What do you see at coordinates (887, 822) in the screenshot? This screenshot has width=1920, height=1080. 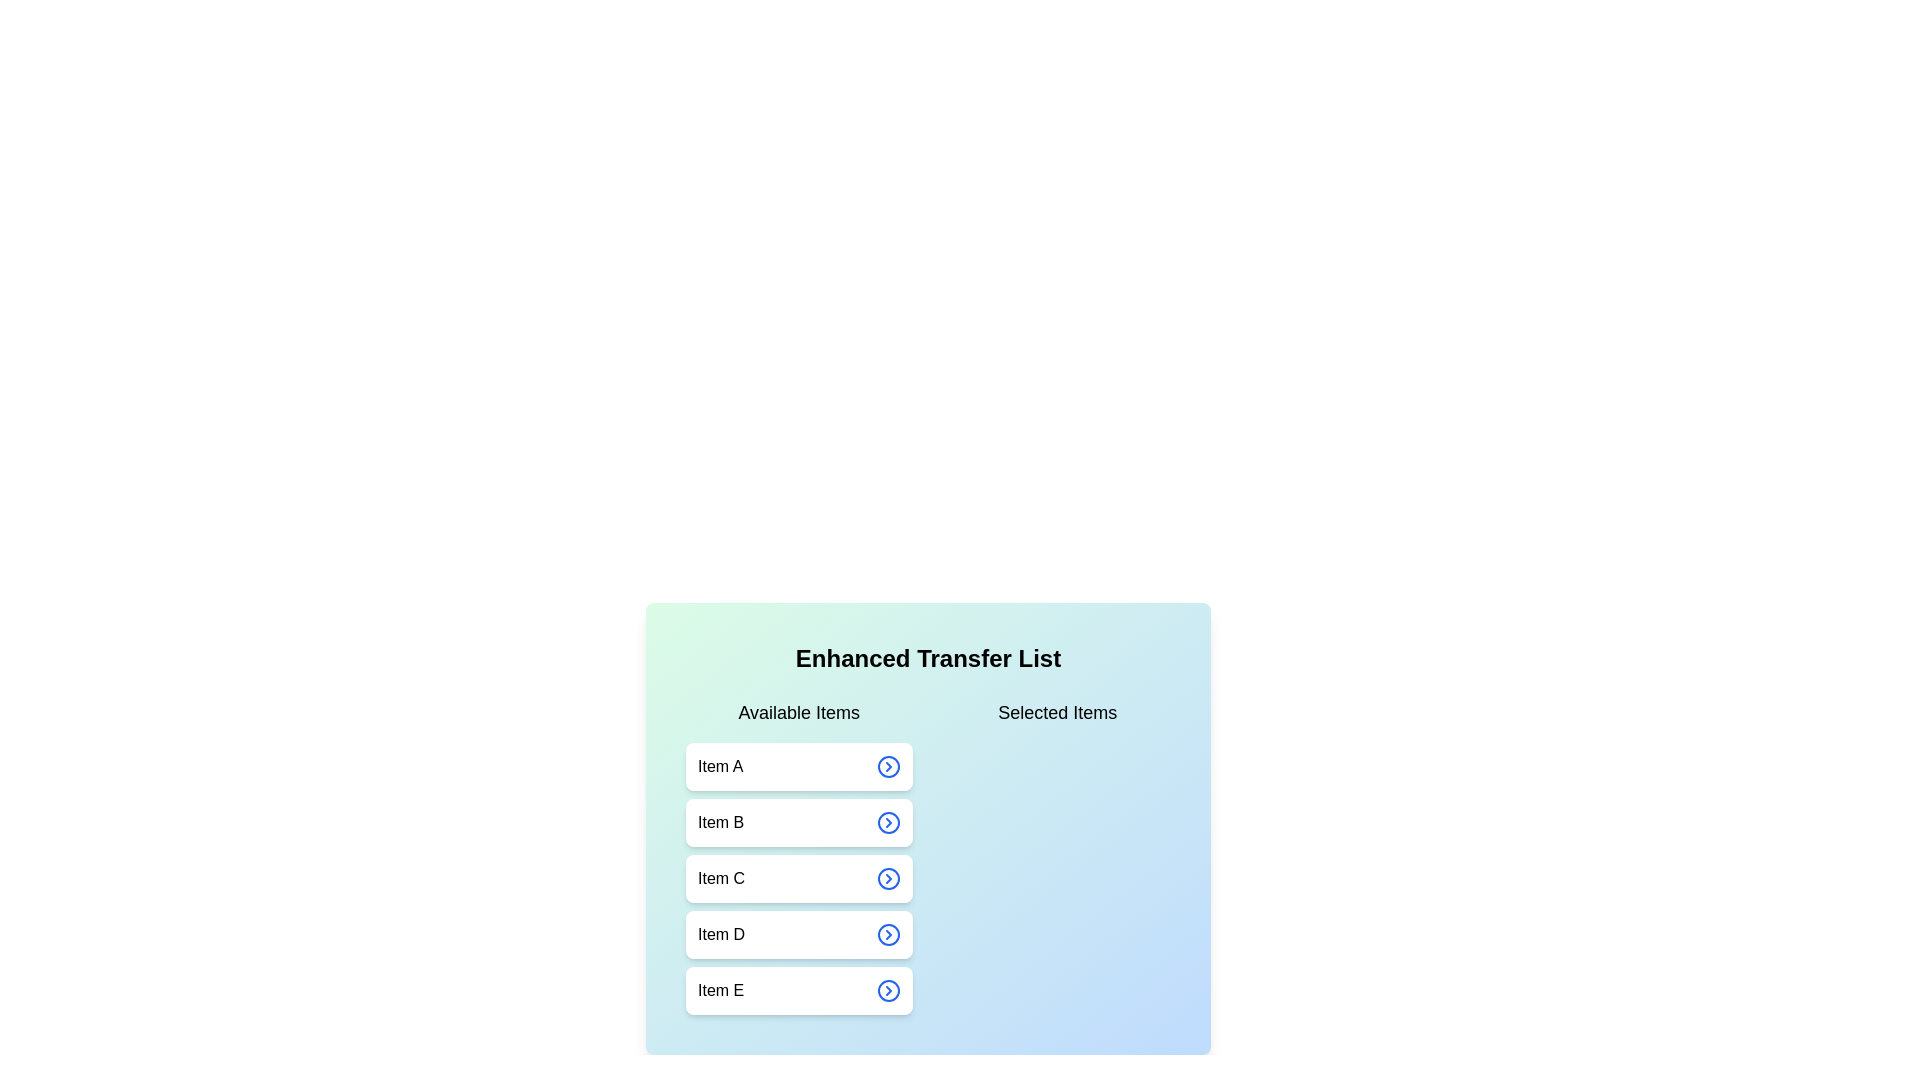 I see `arrow button next to Item B in the available list to transfer it to the selected list` at bounding box center [887, 822].